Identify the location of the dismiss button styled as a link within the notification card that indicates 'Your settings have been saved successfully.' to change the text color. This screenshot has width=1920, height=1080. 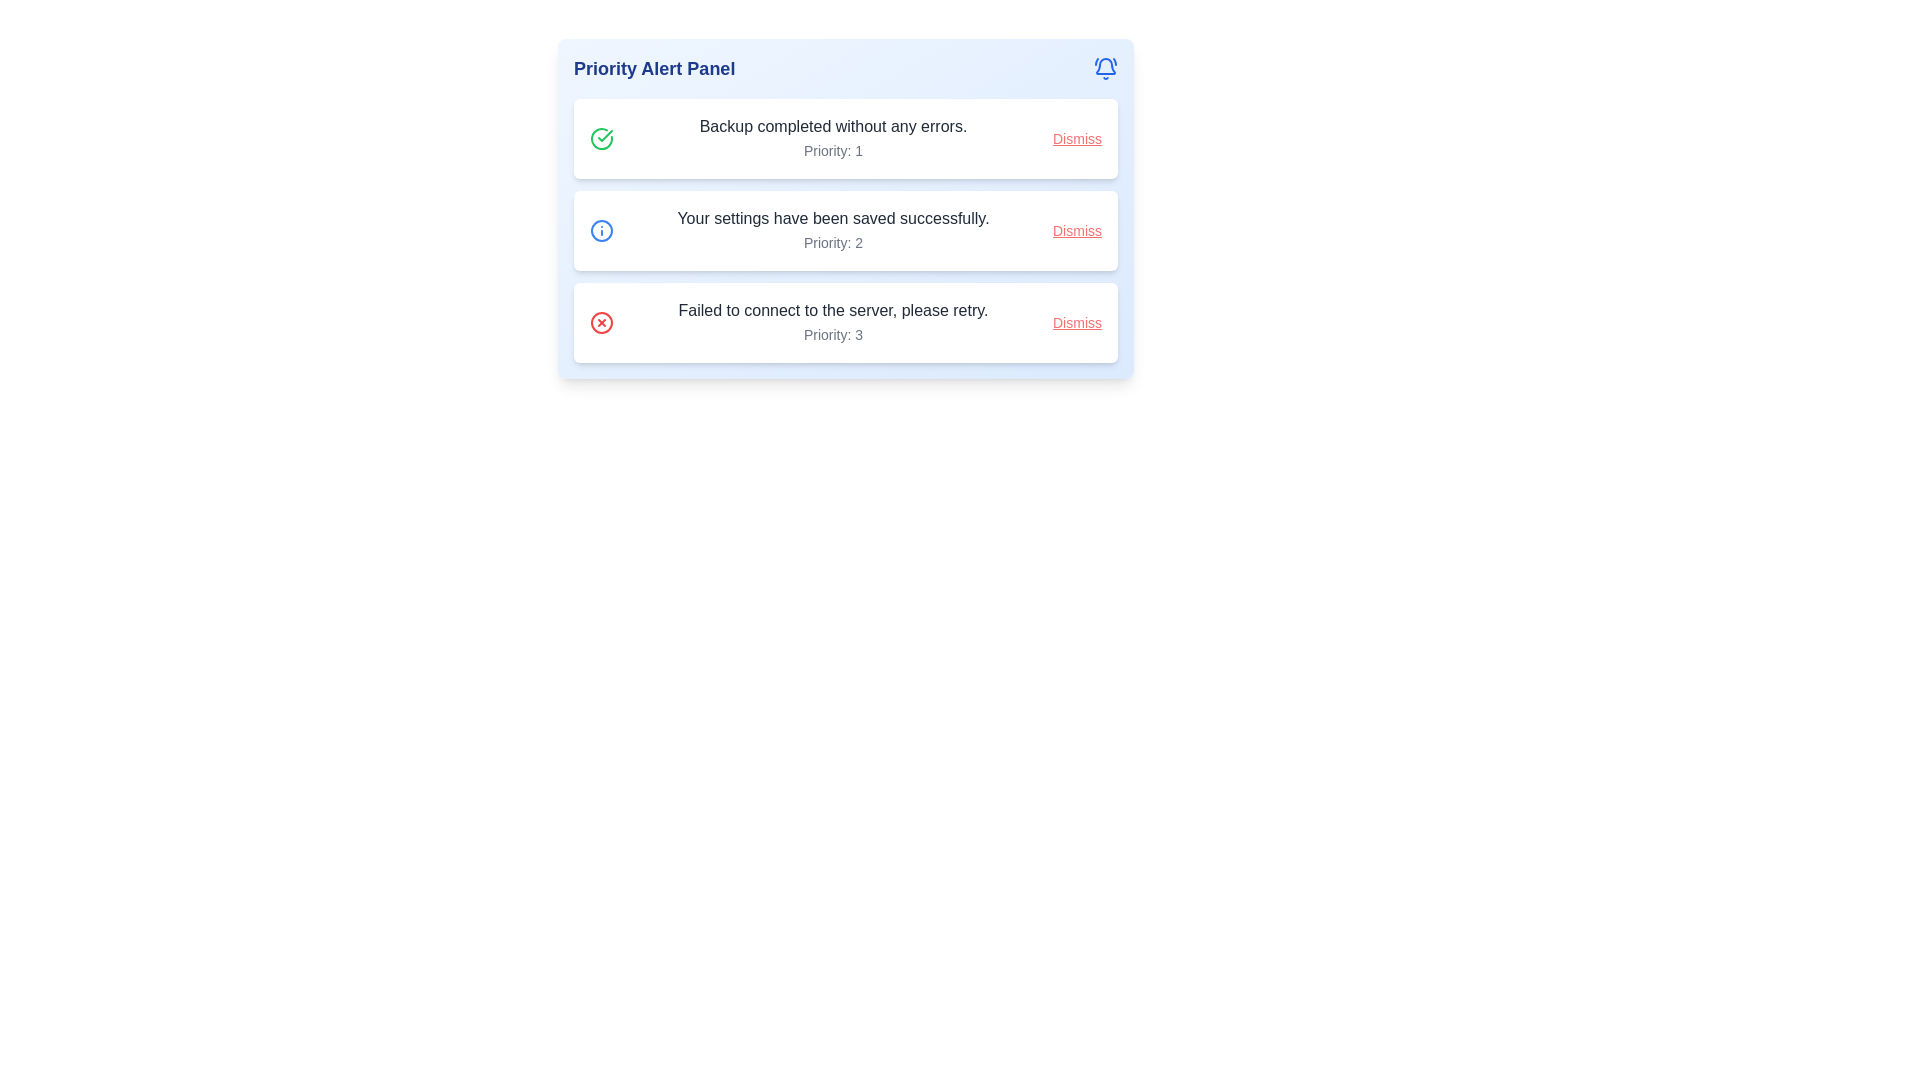
(1076, 230).